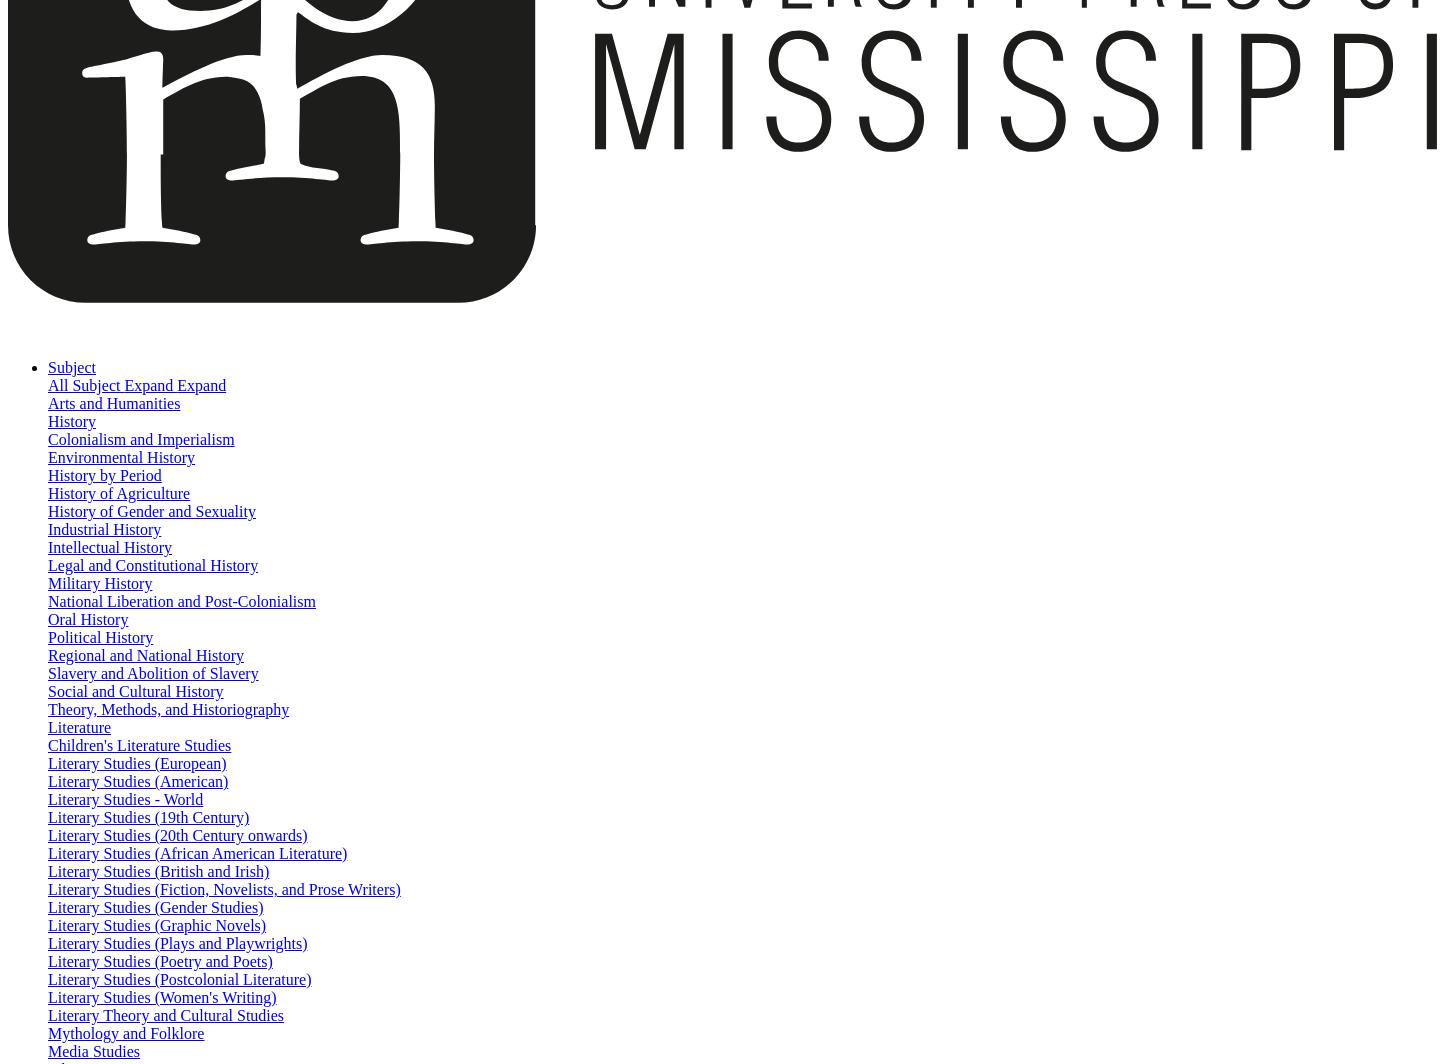 The height and width of the screenshot is (1064, 1450). Describe the element at coordinates (47, 421) in the screenshot. I see `'History'` at that location.